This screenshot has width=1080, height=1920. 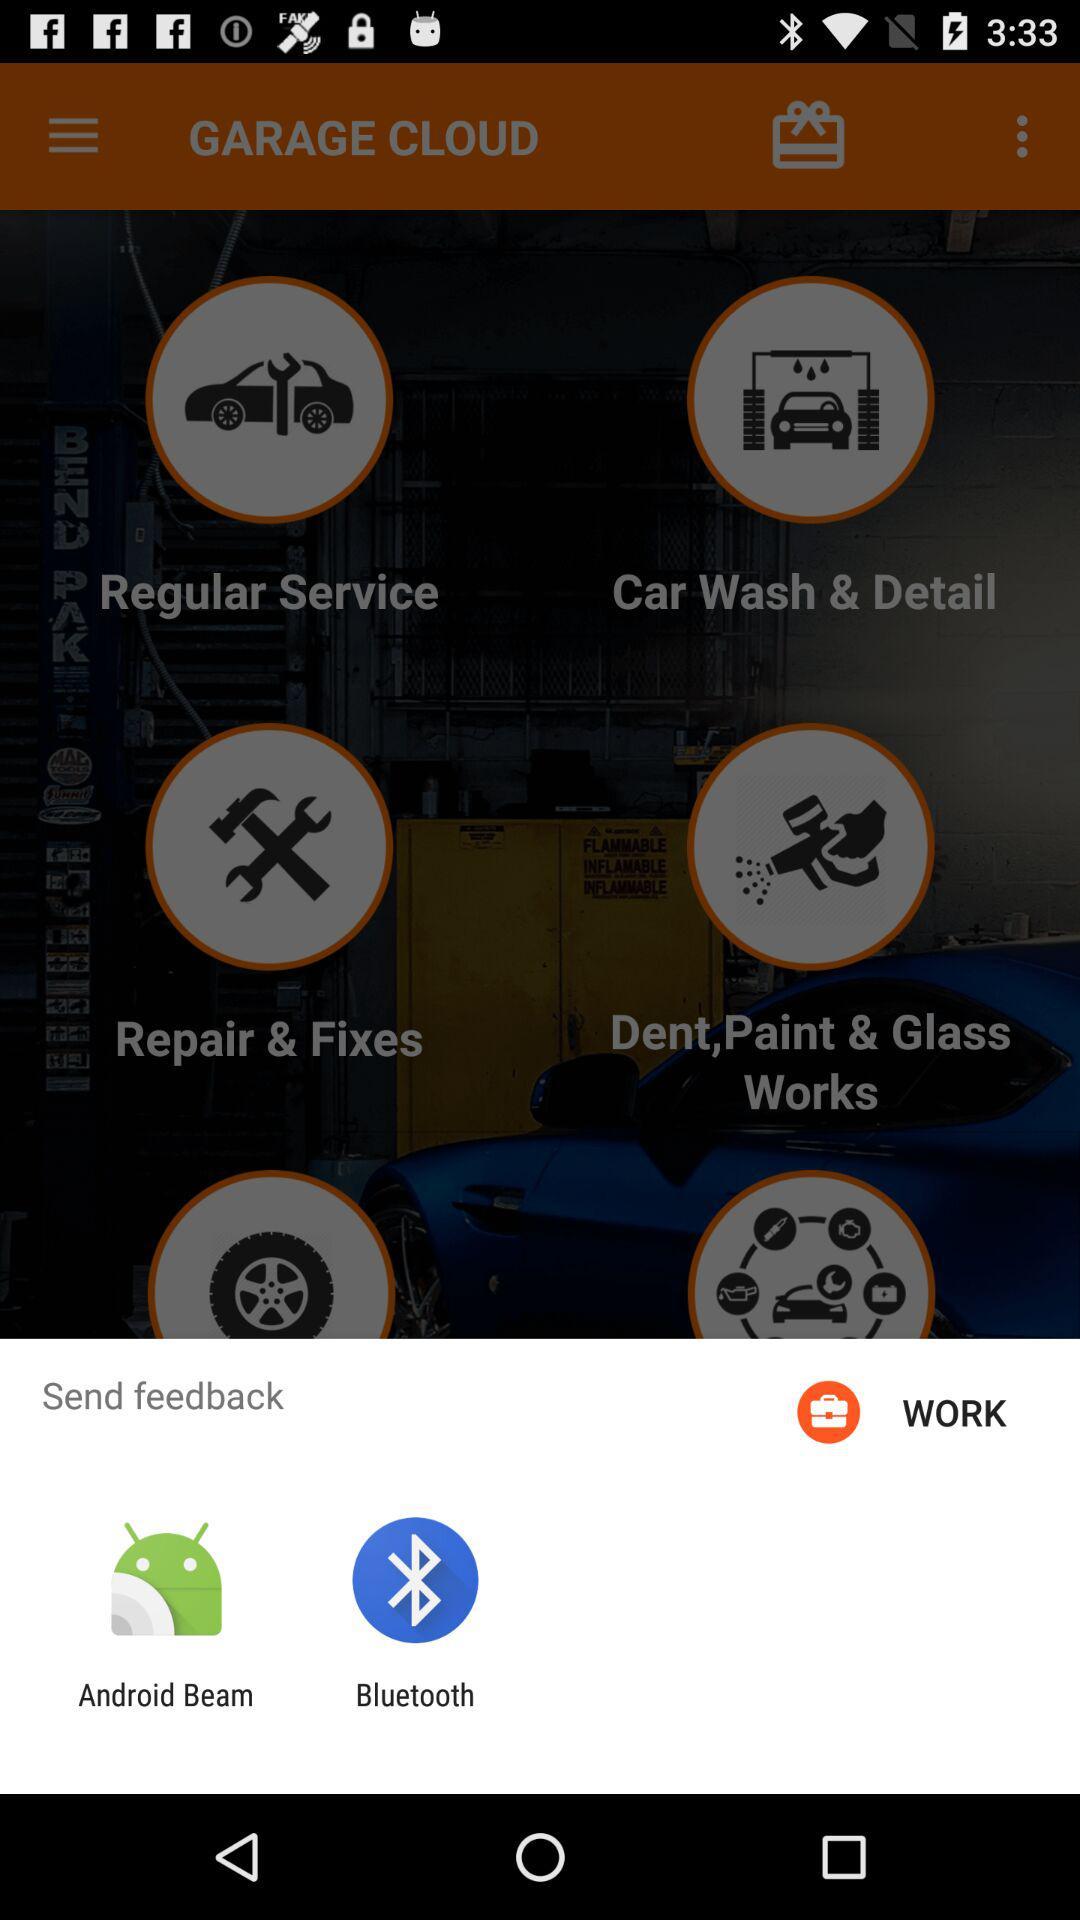 I want to click on the item to the left of the bluetooth app, so click(x=165, y=1711).